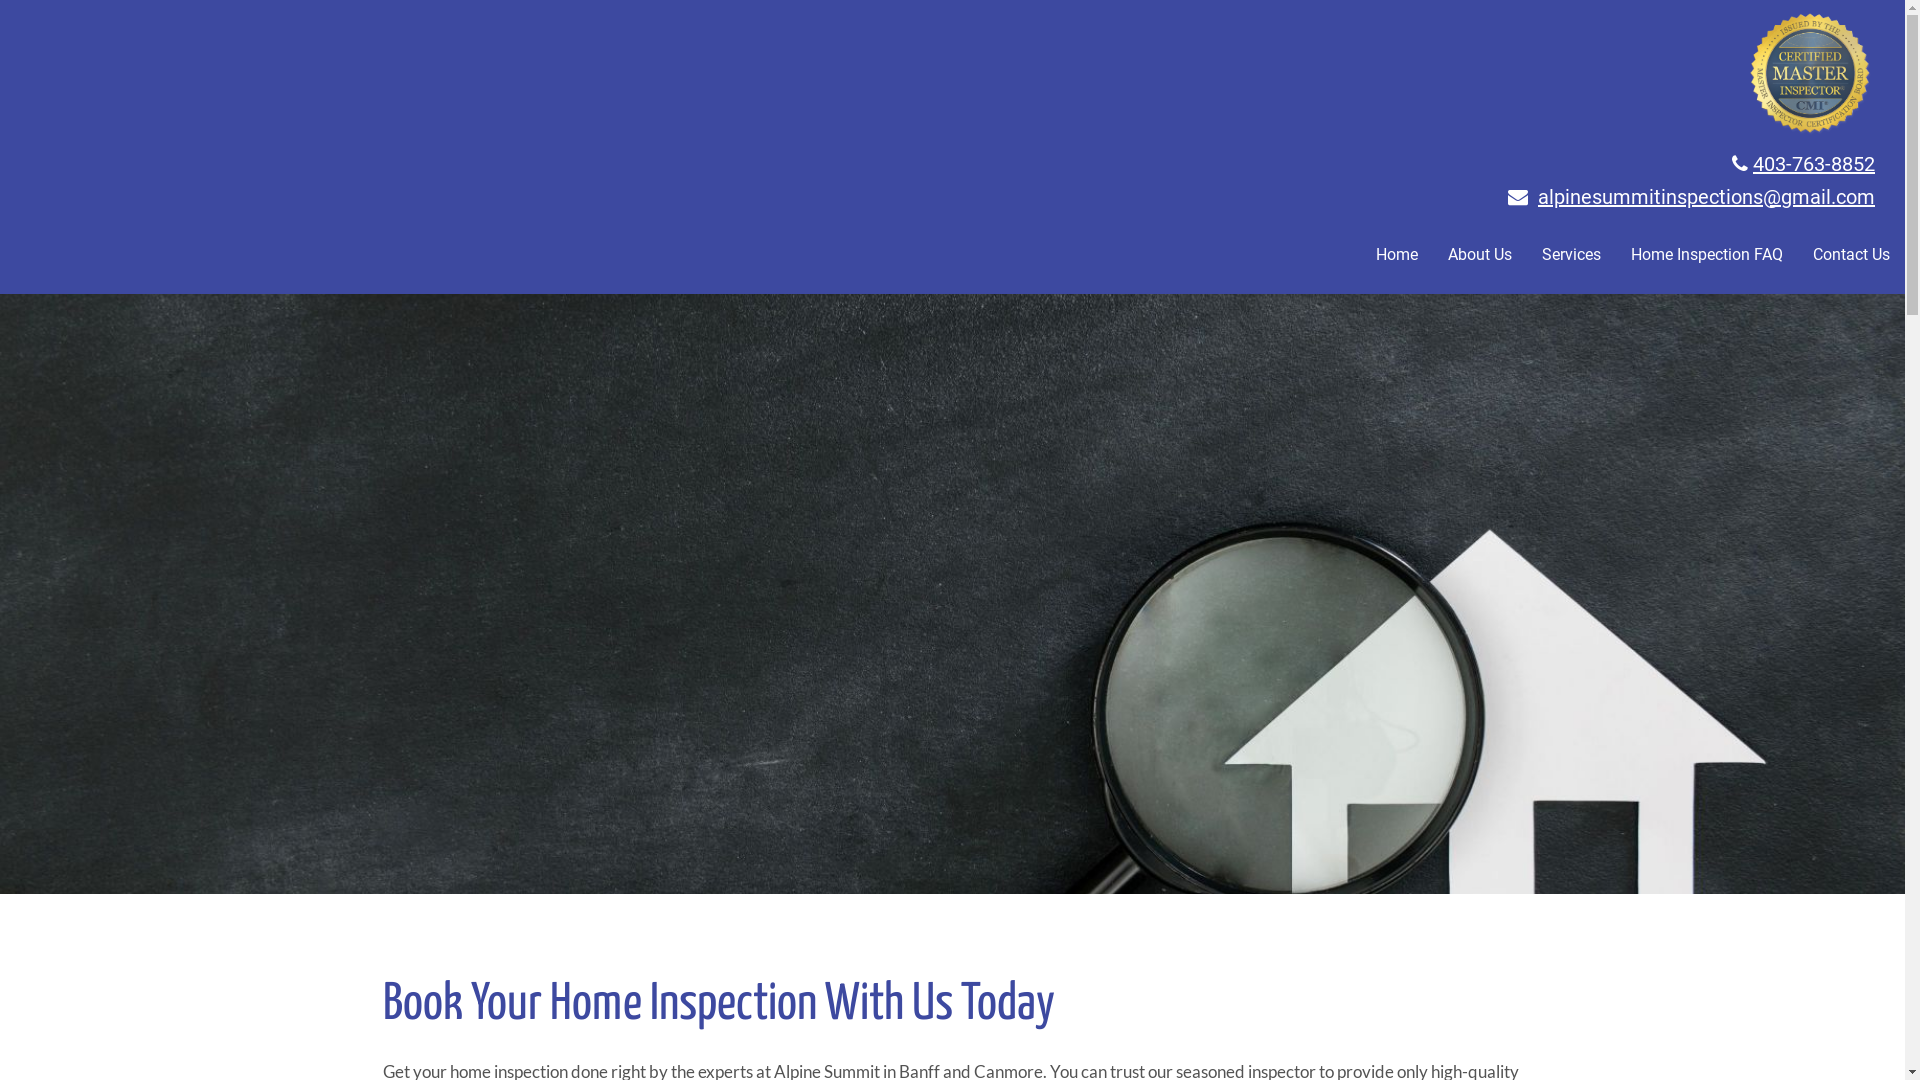 The width and height of the screenshot is (1920, 1080). What do you see at coordinates (1813, 255) in the screenshot?
I see `'Contact Us'` at bounding box center [1813, 255].